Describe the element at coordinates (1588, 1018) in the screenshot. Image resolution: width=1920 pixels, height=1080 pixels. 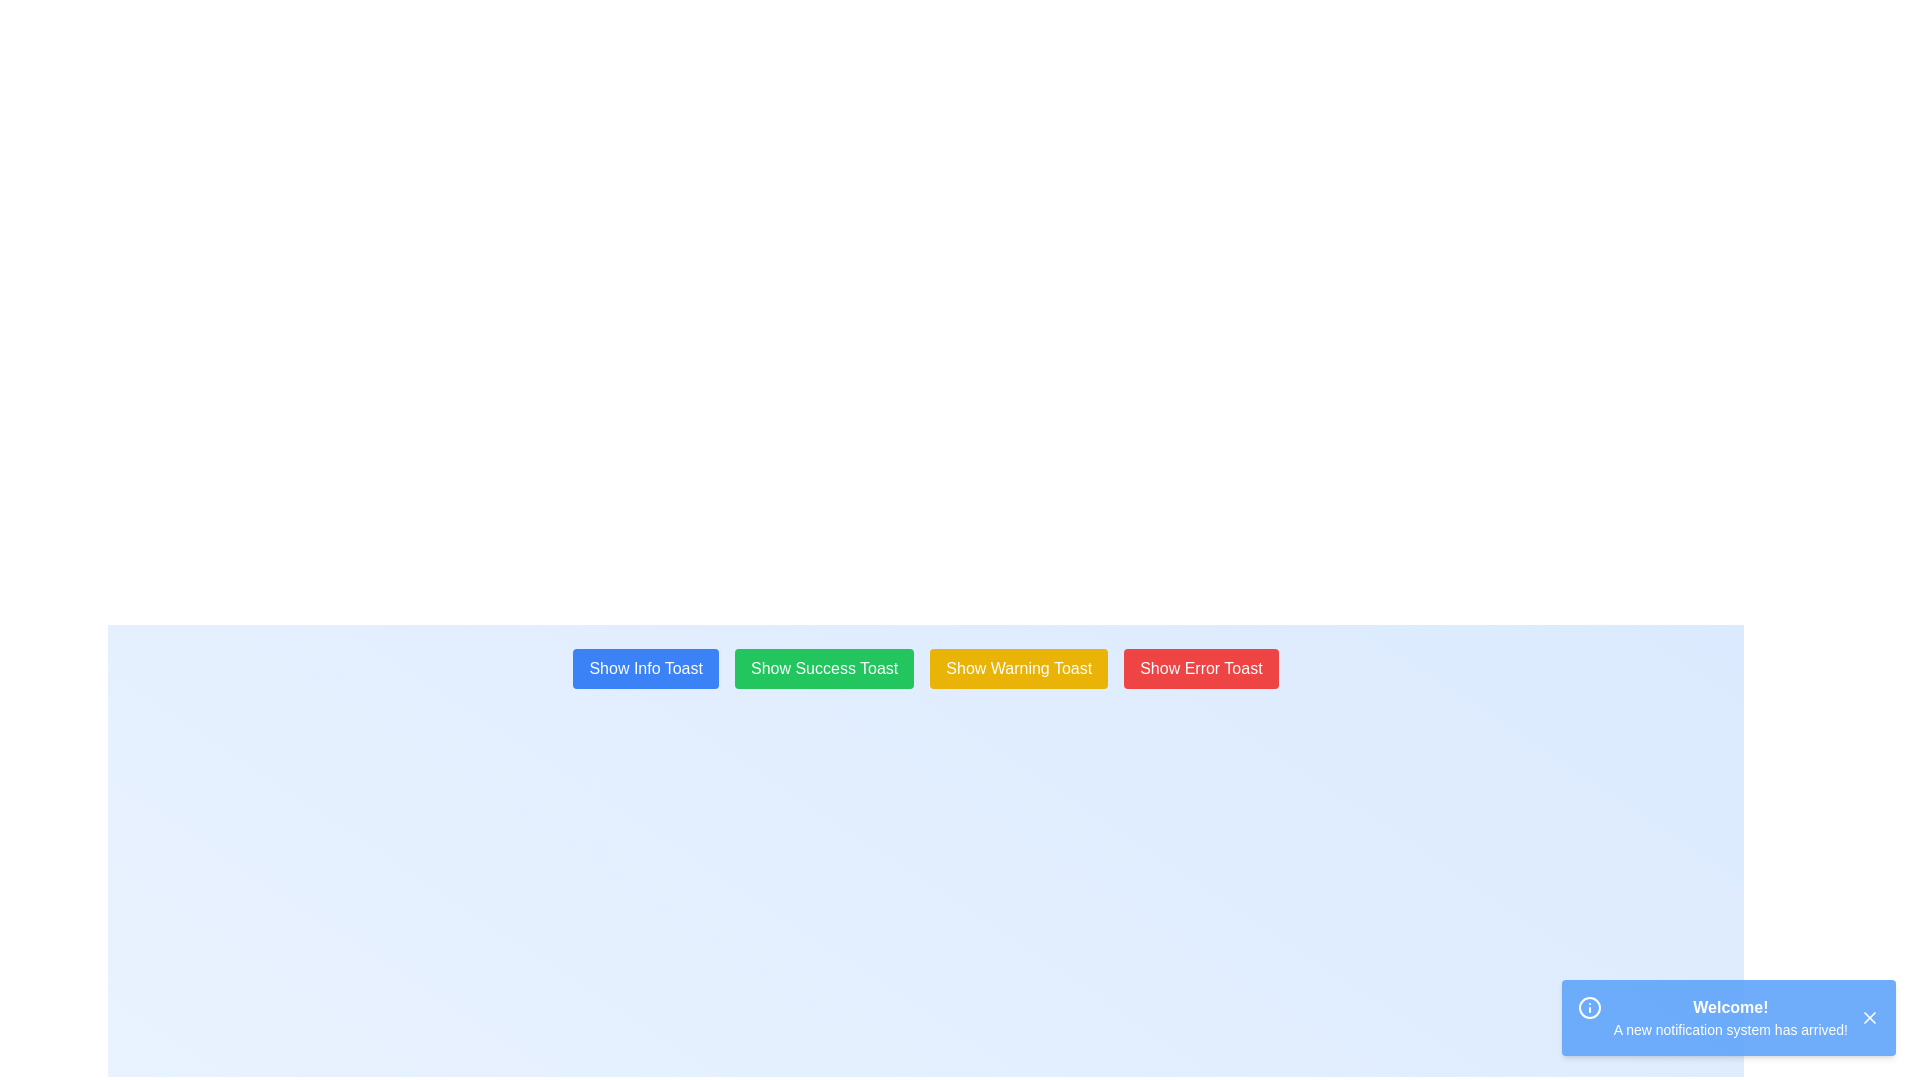
I see `the informational icon resembling a circular outline with a lowercase 'i' inside, located in the bottom-right corner of the interface, to the left of the message 'Welcome! A new notification system has arrived!'` at that location.